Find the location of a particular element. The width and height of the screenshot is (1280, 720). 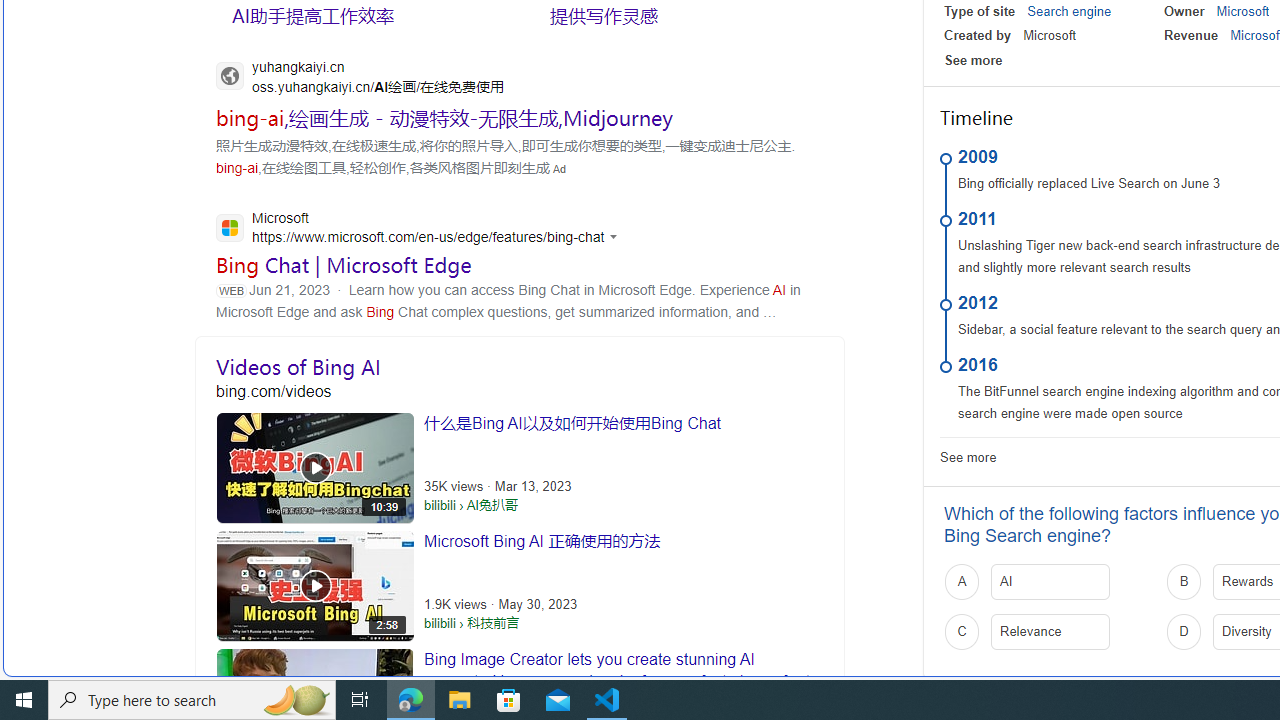

'Revenue' is located at coordinates (1191, 35).